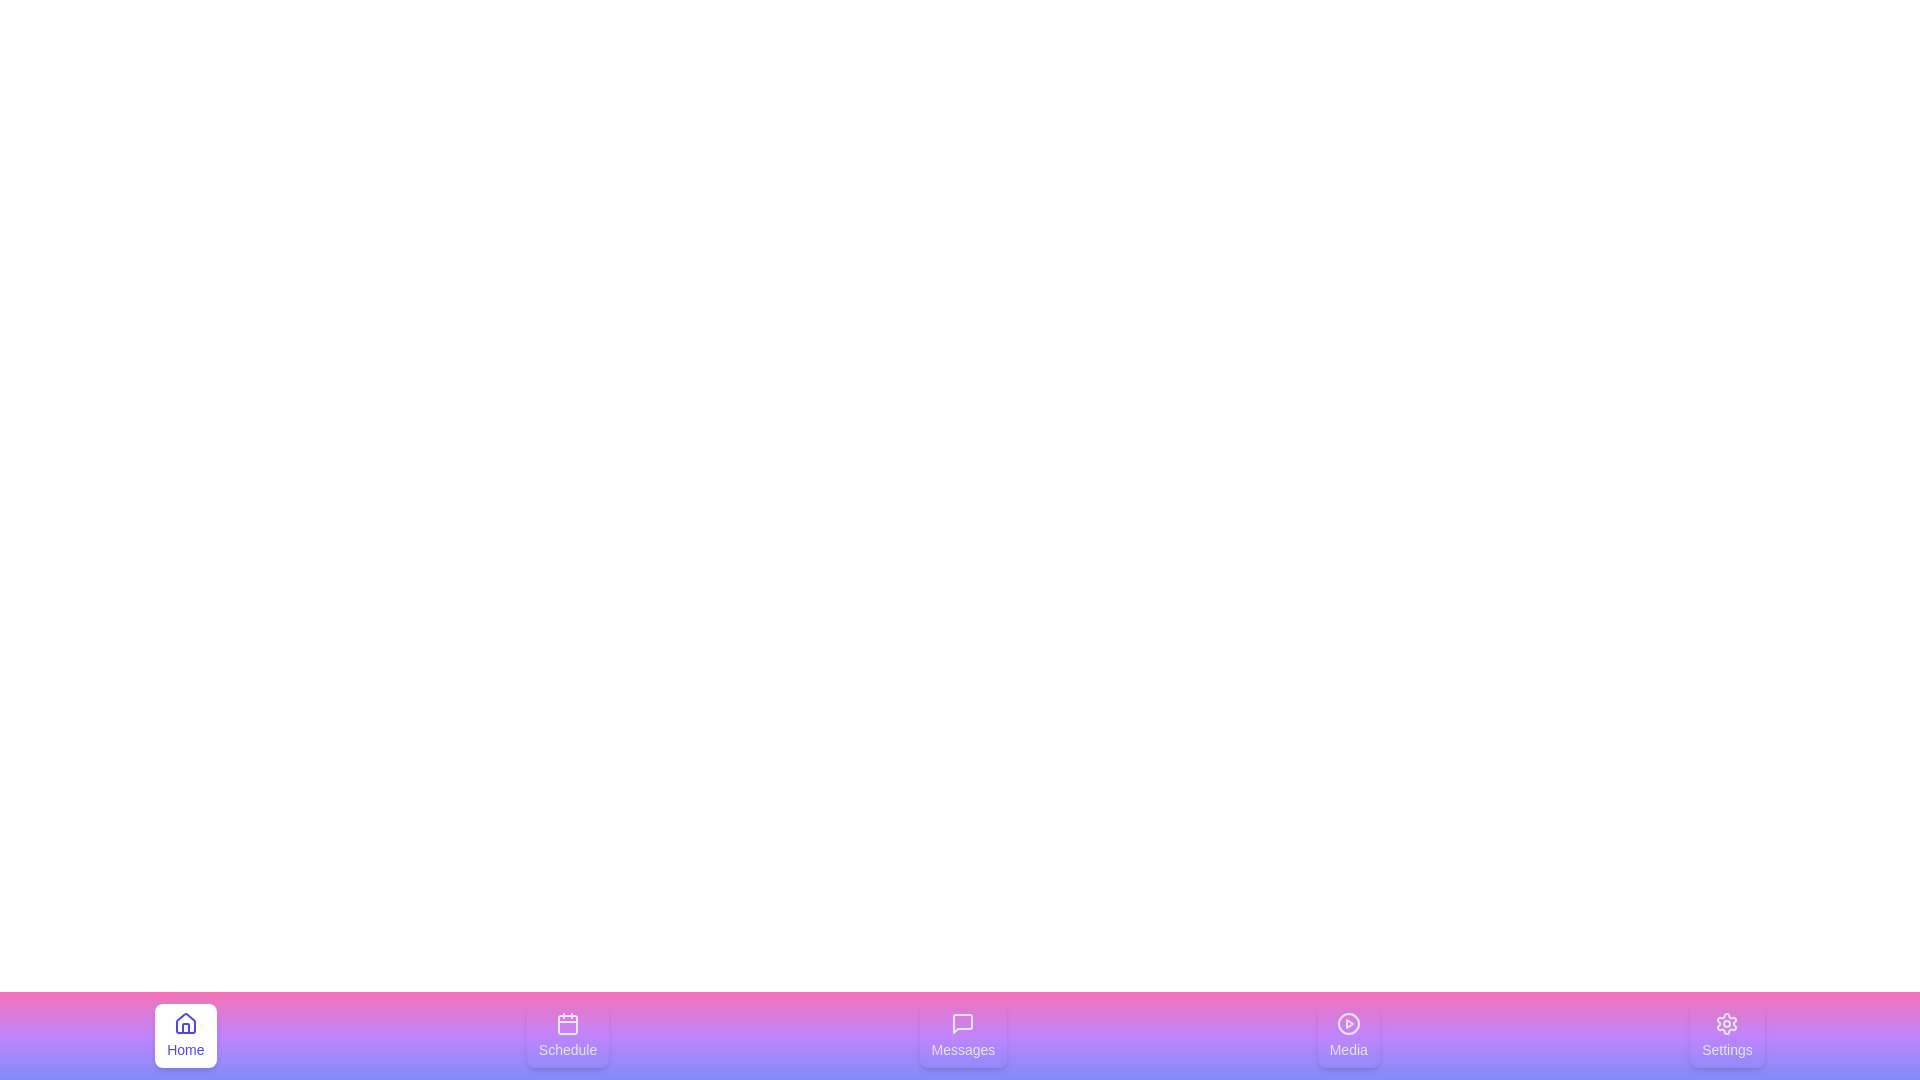 The width and height of the screenshot is (1920, 1080). Describe the element at coordinates (1348, 1035) in the screenshot. I see `the tab labeled Media in the bottom navigation bar` at that location.